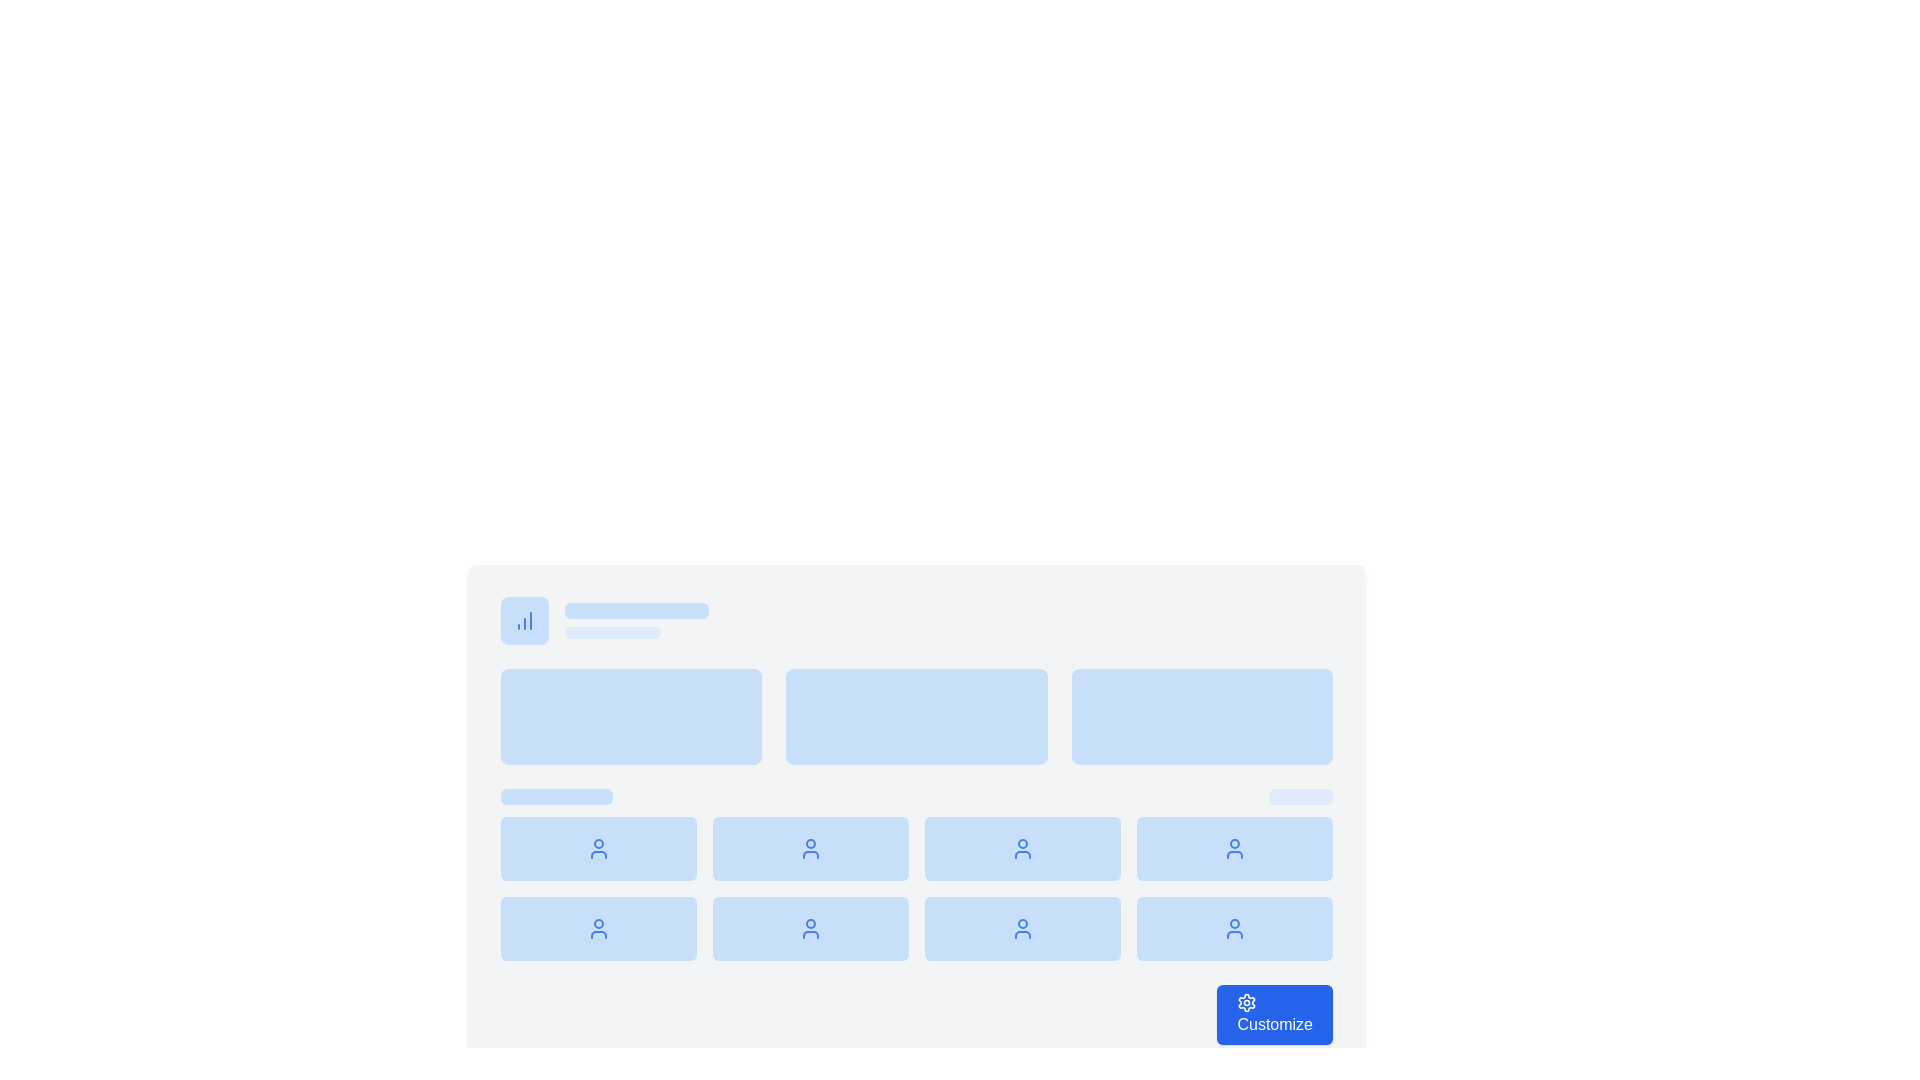  What do you see at coordinates (636, 609) in the screenshot?
I see `the loading animation of the Skeleton Placeholder located near the top-left section of the interface` at bounding box center [636, 609].